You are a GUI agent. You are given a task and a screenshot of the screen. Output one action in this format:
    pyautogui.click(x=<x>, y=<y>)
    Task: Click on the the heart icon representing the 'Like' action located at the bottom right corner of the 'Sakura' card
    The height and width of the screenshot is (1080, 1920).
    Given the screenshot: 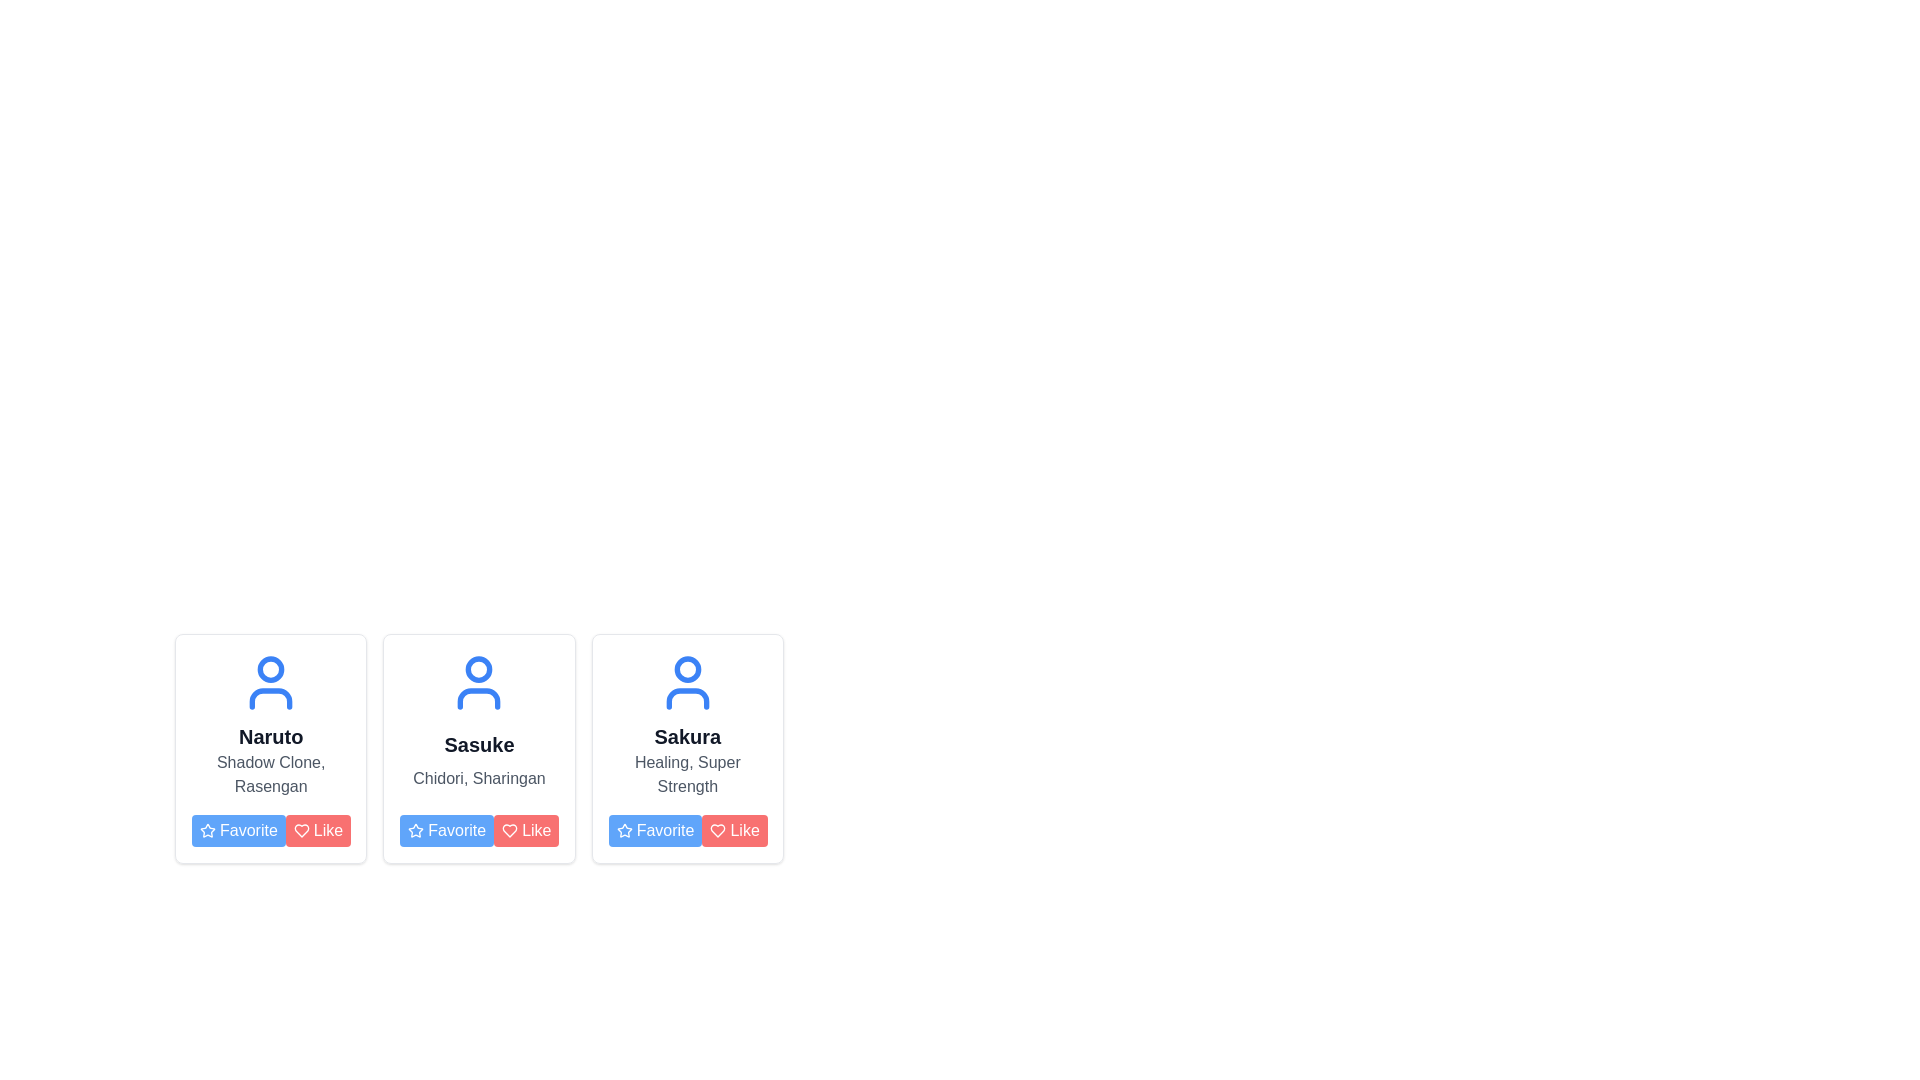 What is the action you would take?
    pyautogui.click(x=718, y=830)
    